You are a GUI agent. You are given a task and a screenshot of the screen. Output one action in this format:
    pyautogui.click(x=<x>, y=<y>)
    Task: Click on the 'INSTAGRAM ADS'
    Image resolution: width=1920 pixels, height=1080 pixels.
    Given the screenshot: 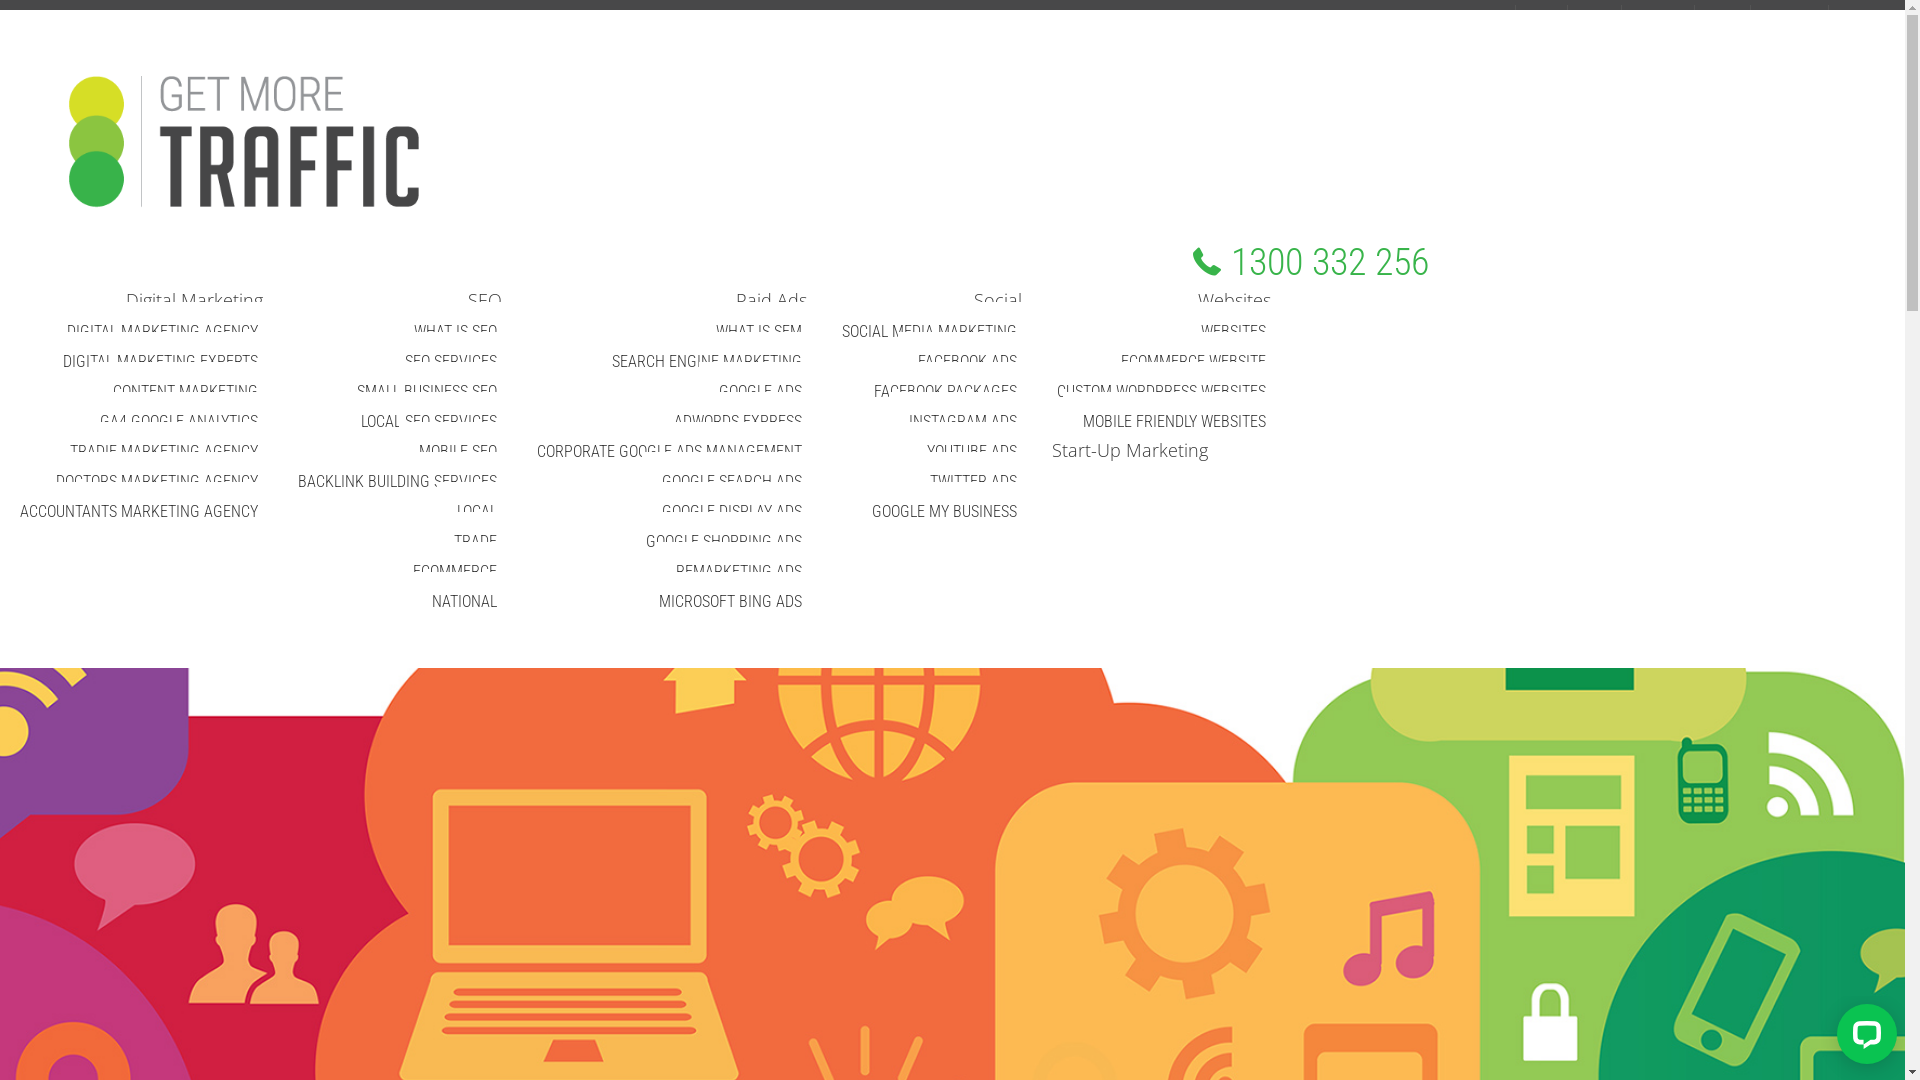 What is the action you would take?
    pyautogui.click(x=963, y=420)
    